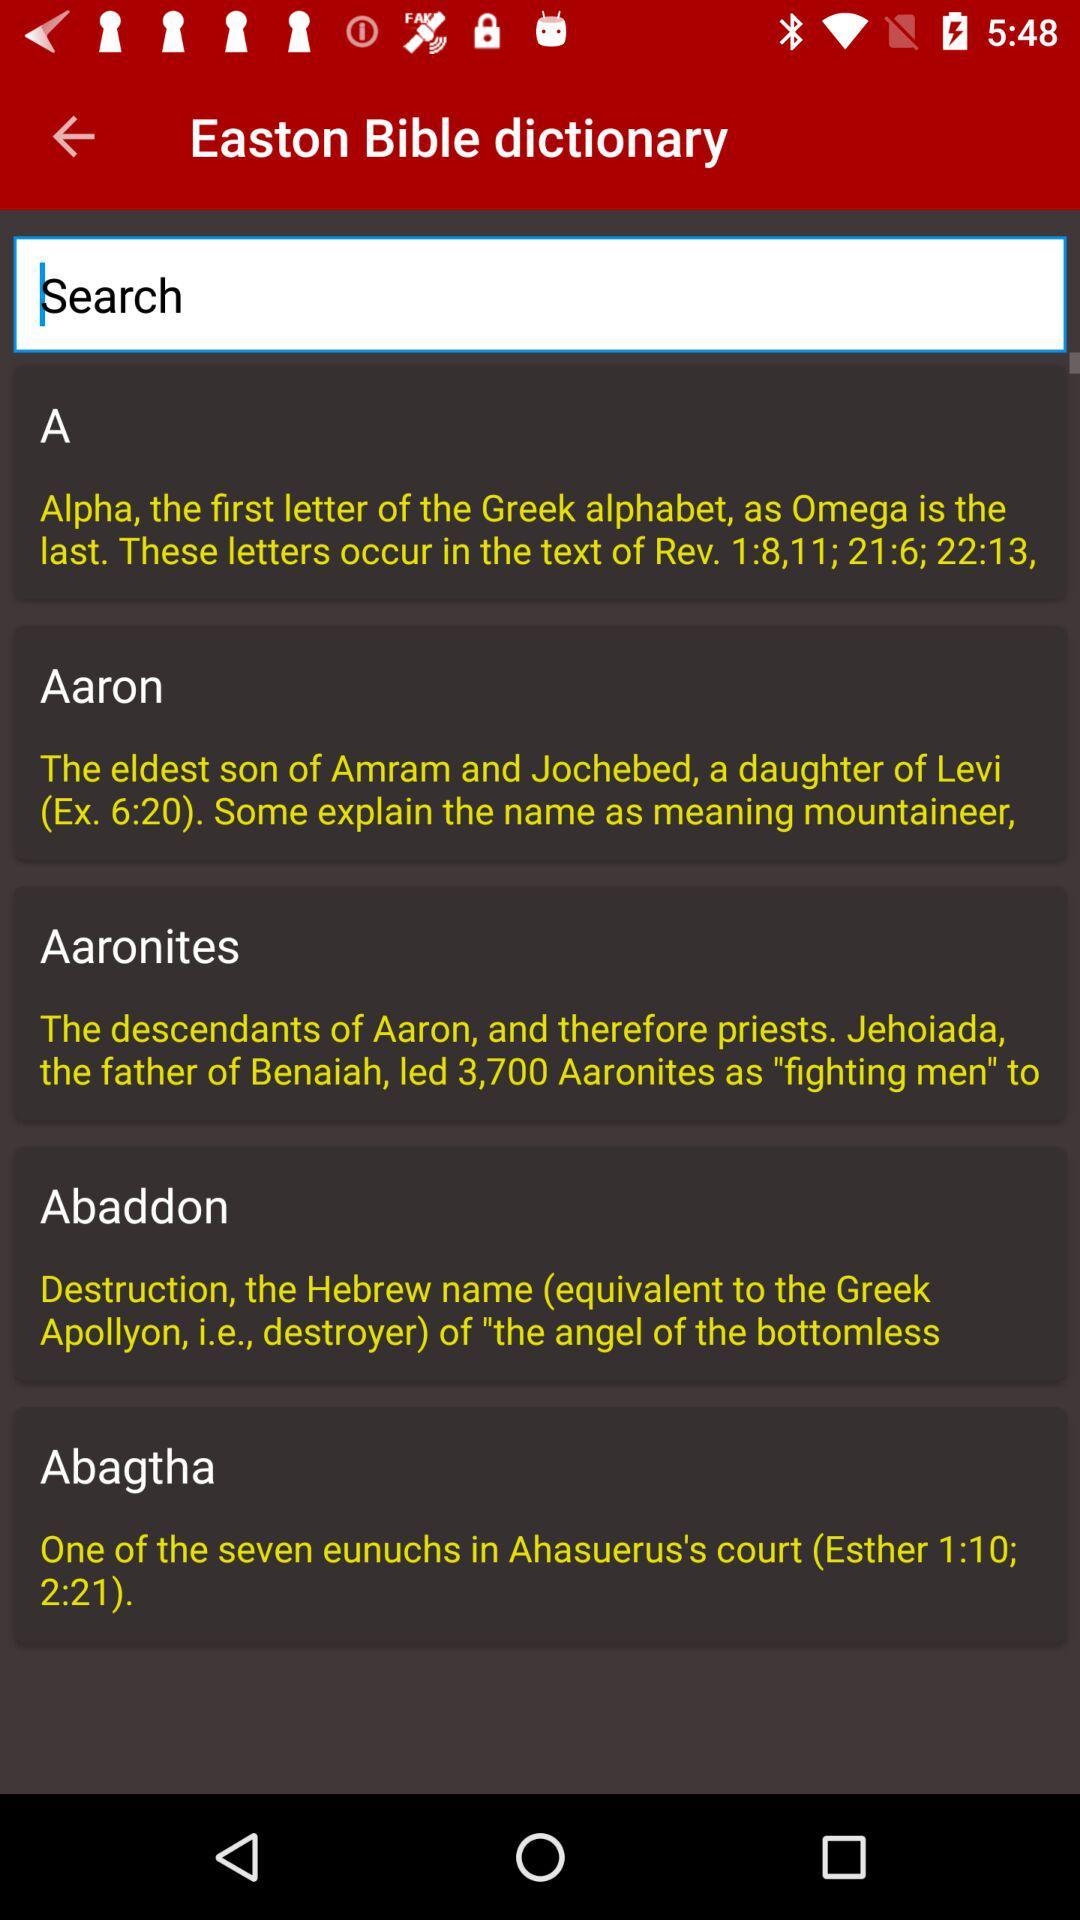  Describe the element at coordinates (72, 135) in the screenshot. I see `the item next to the easton bible dictionary icon` at that location.